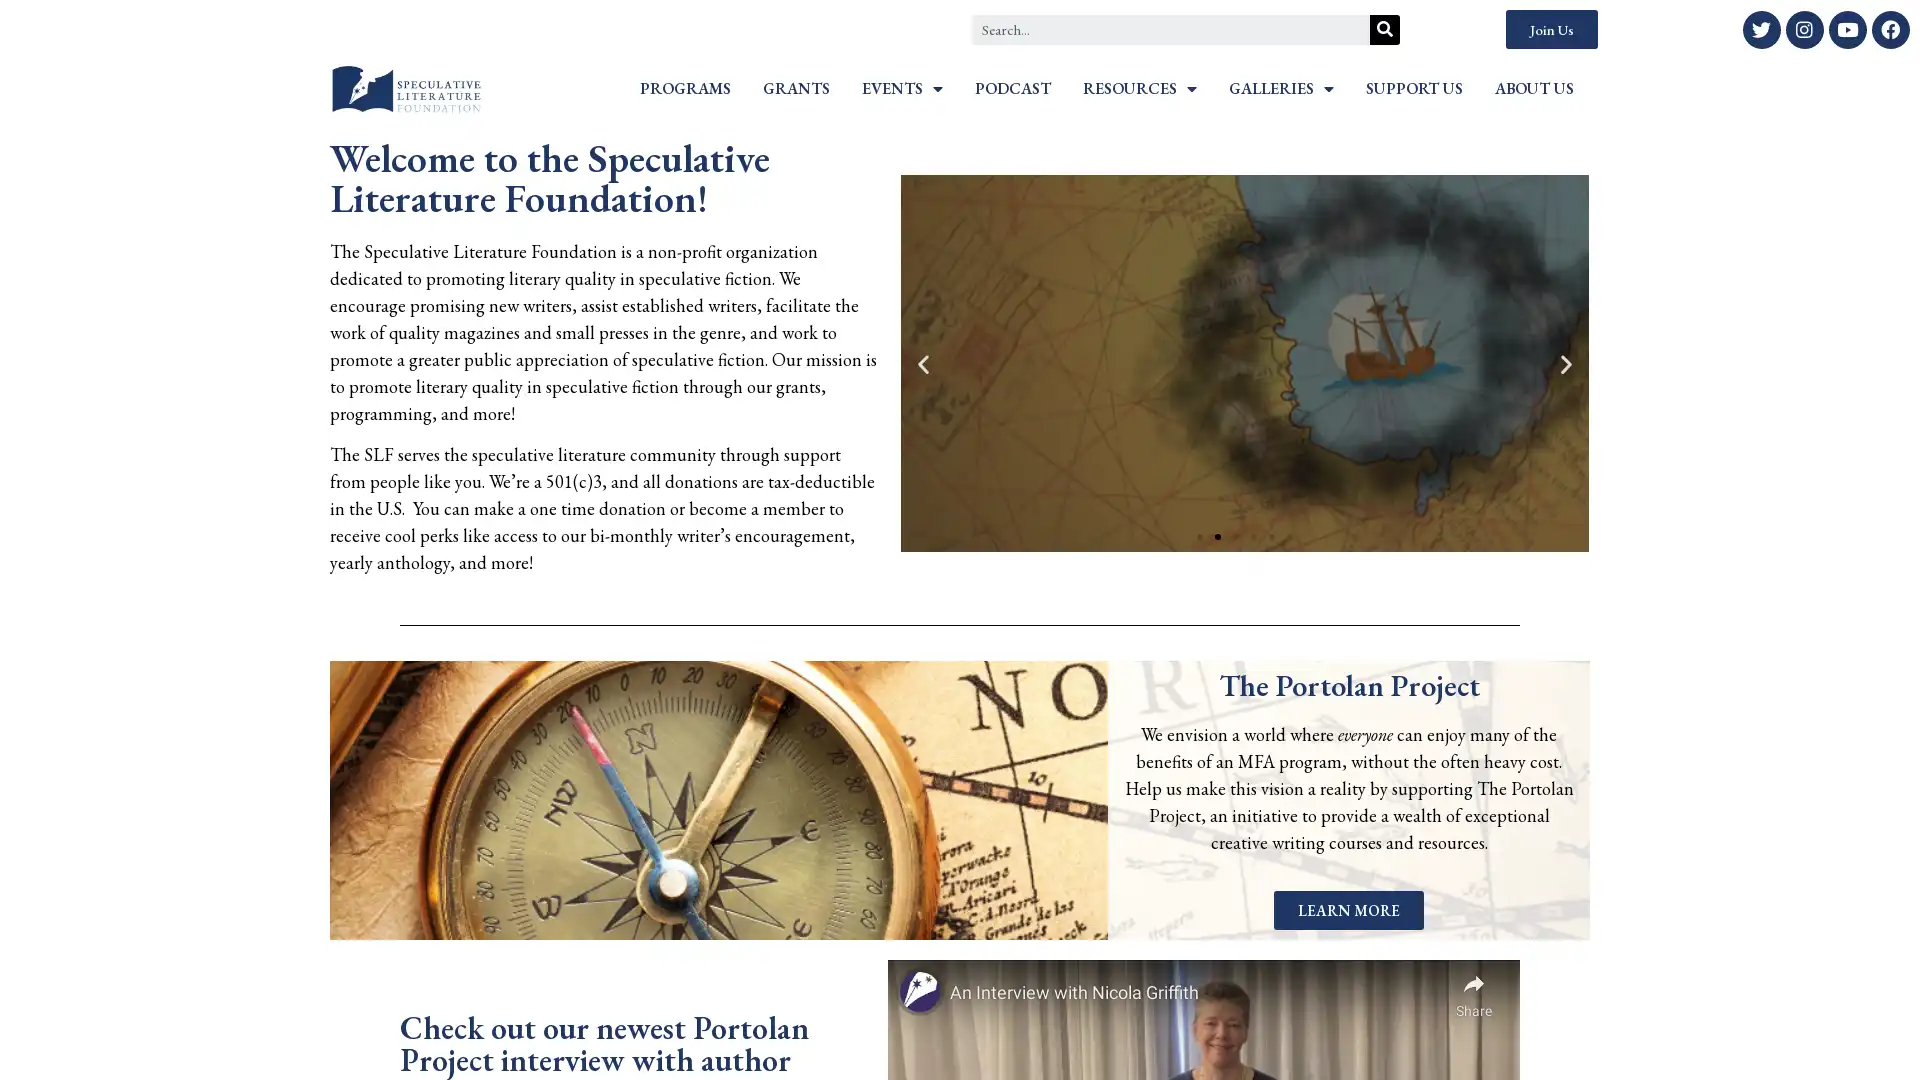  What do you see at coordinates (1271, 535) in the screenshot?
I see `Go to slide 5` at bounding box center [1271, 535].